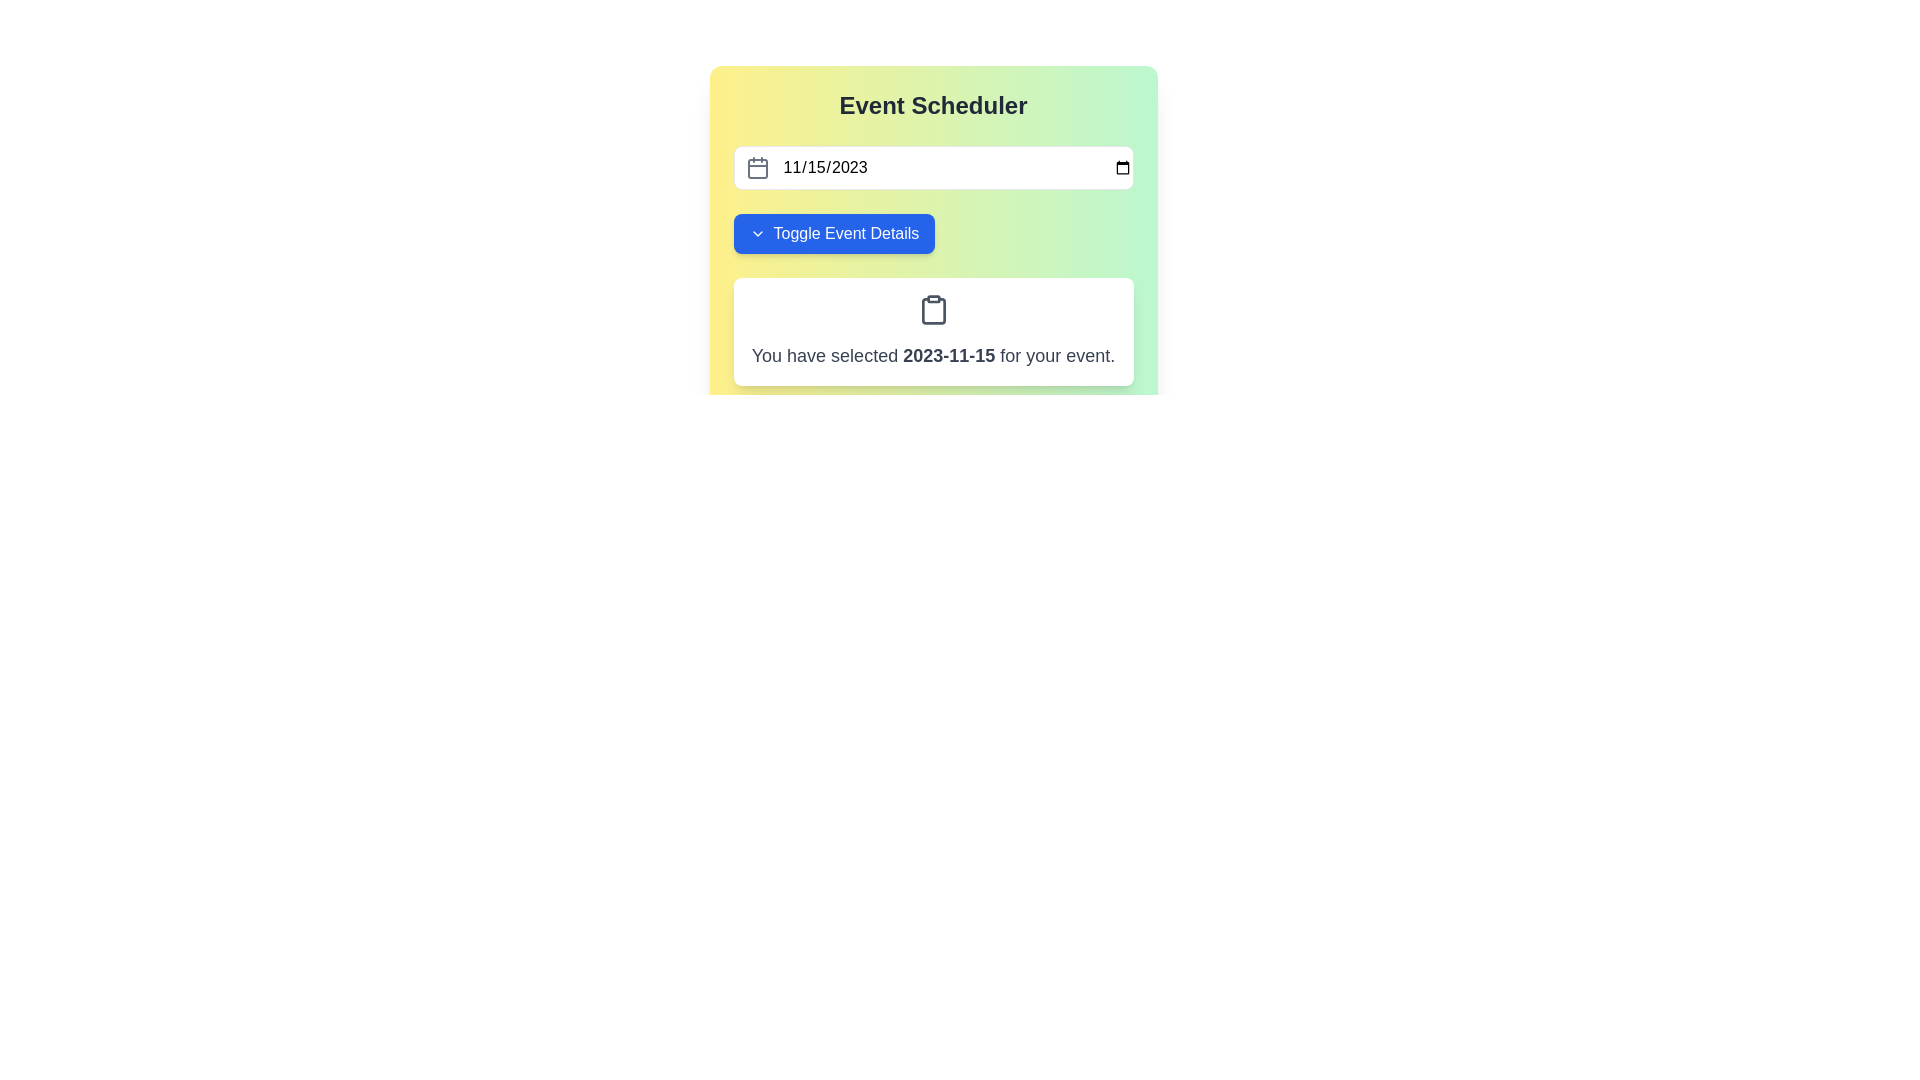  I want to click on the clipboard icon, which has a dark gray color and is positioned slightly downward from the top center of a white box, so click(932, 311).